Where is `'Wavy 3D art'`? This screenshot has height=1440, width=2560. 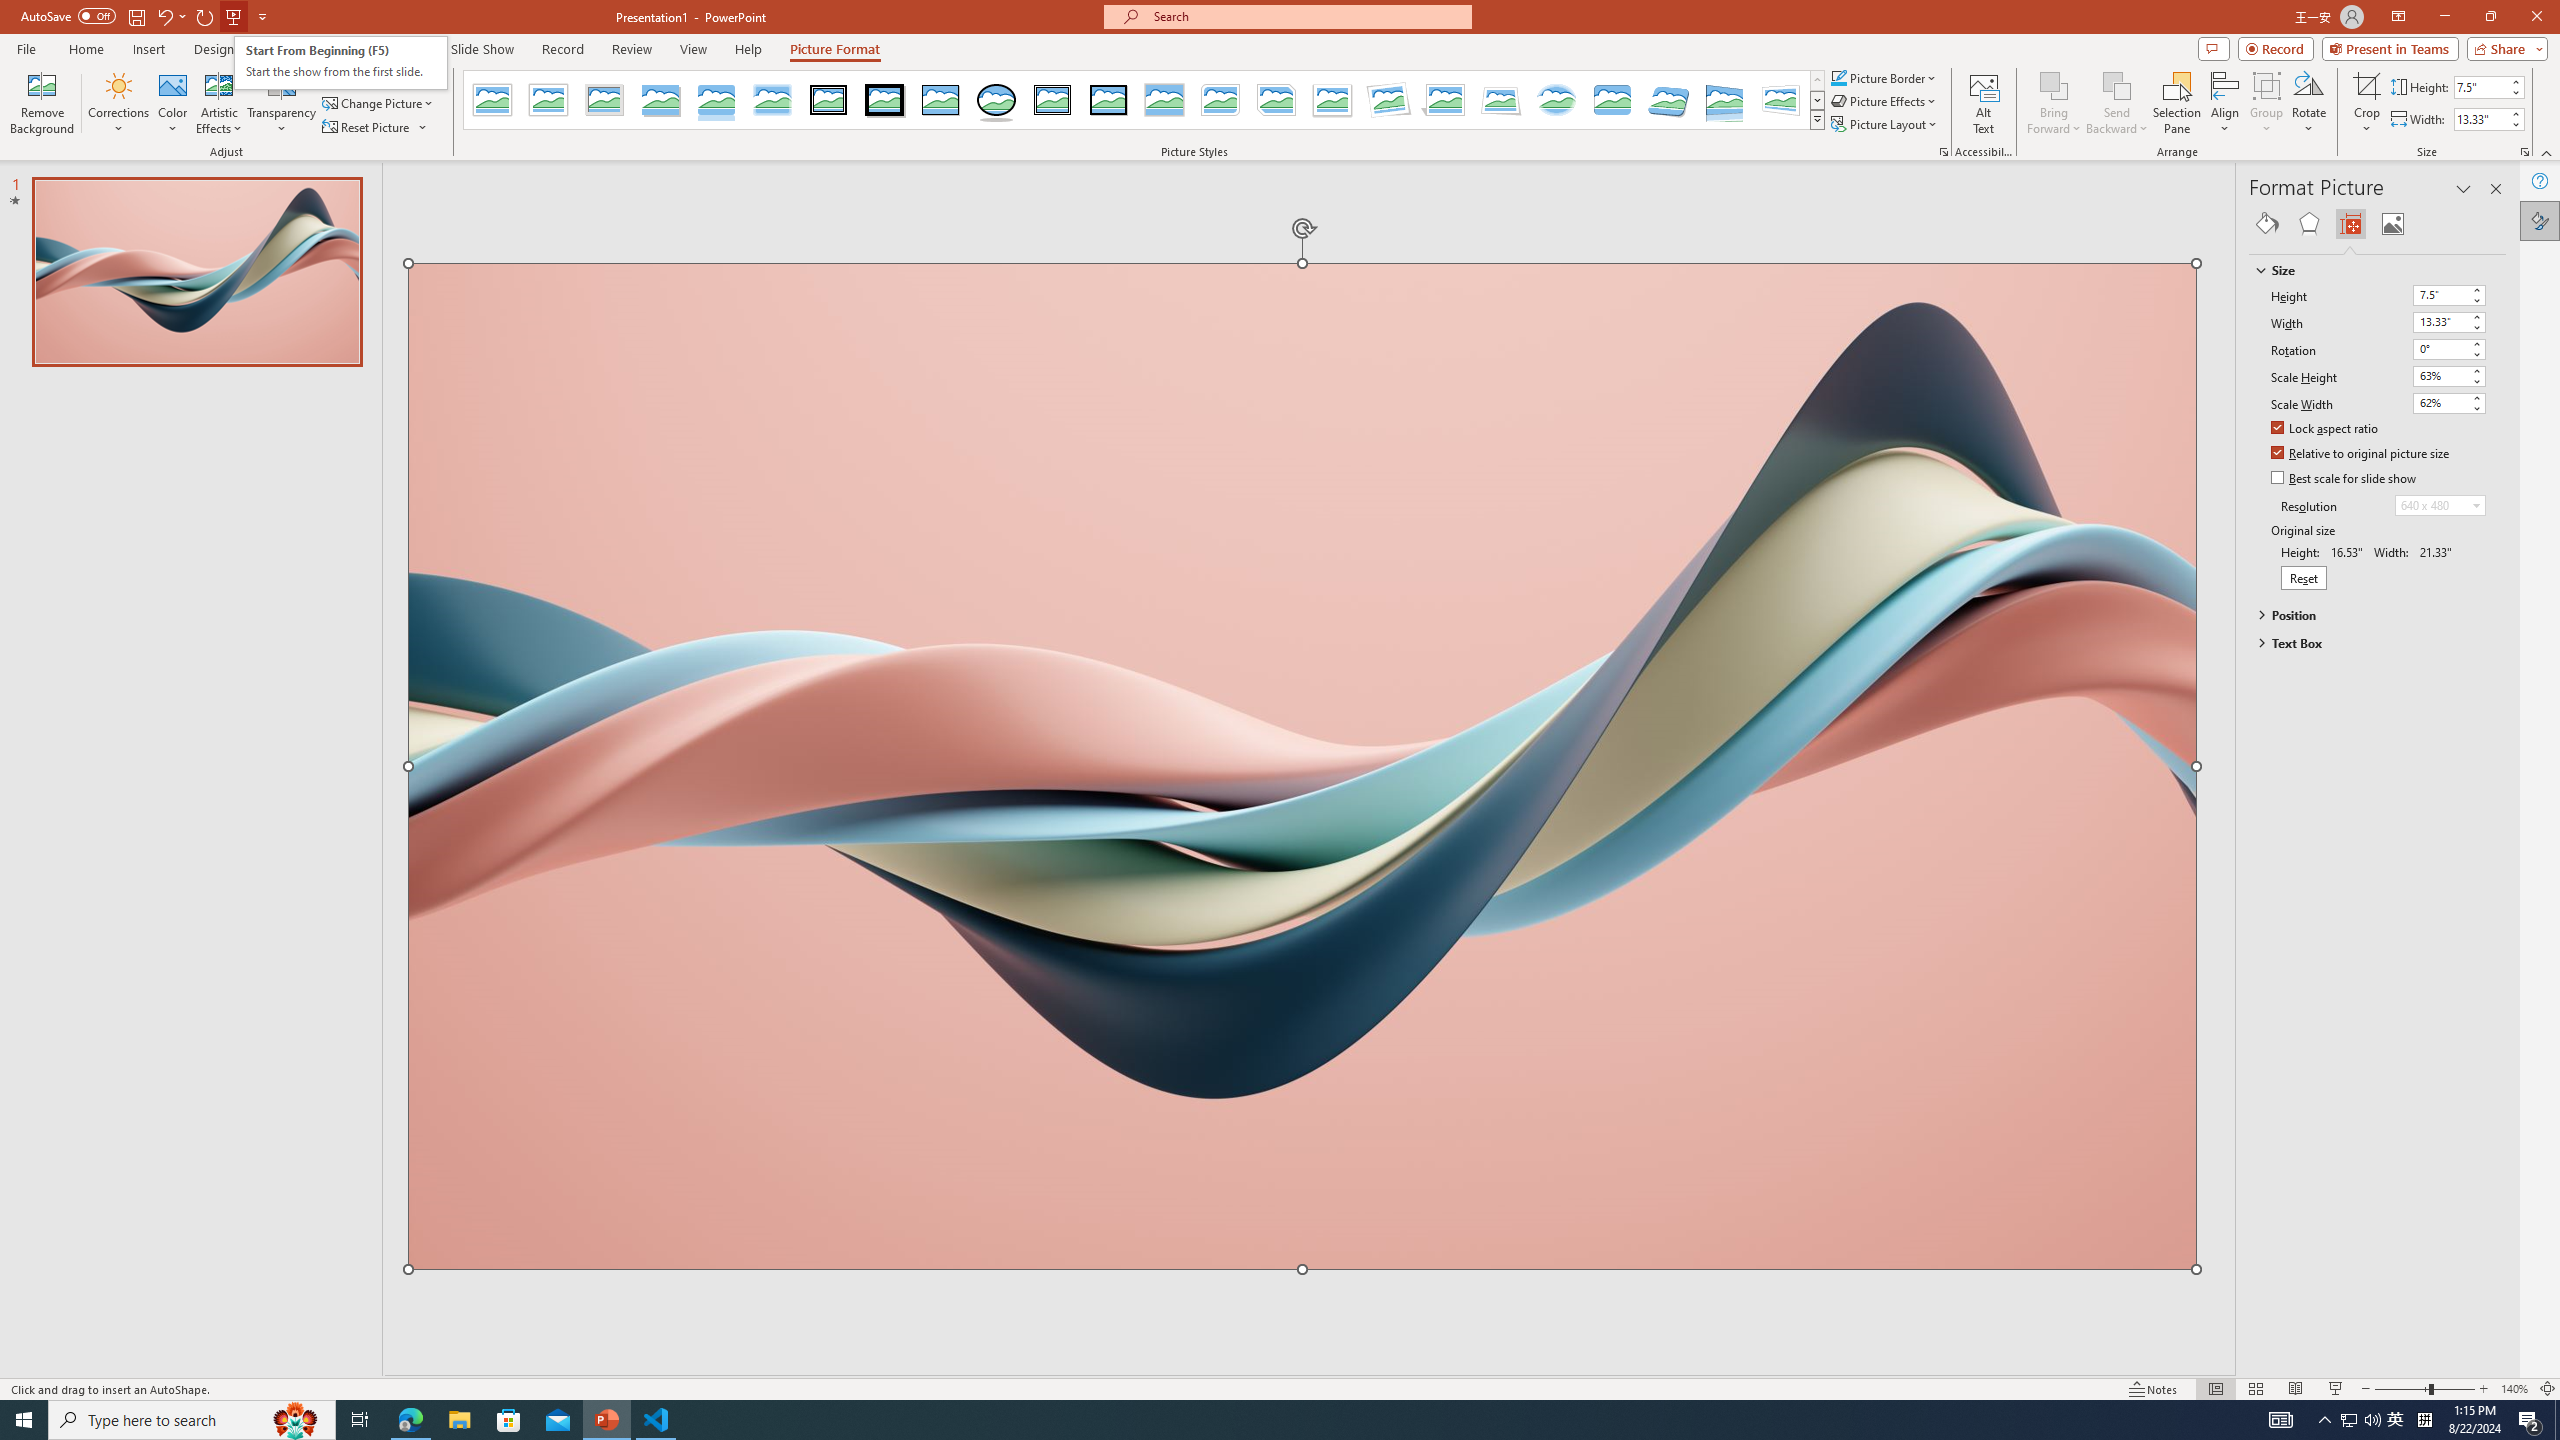
'Wavy 3D art' is located at coordinates (1303, 765).